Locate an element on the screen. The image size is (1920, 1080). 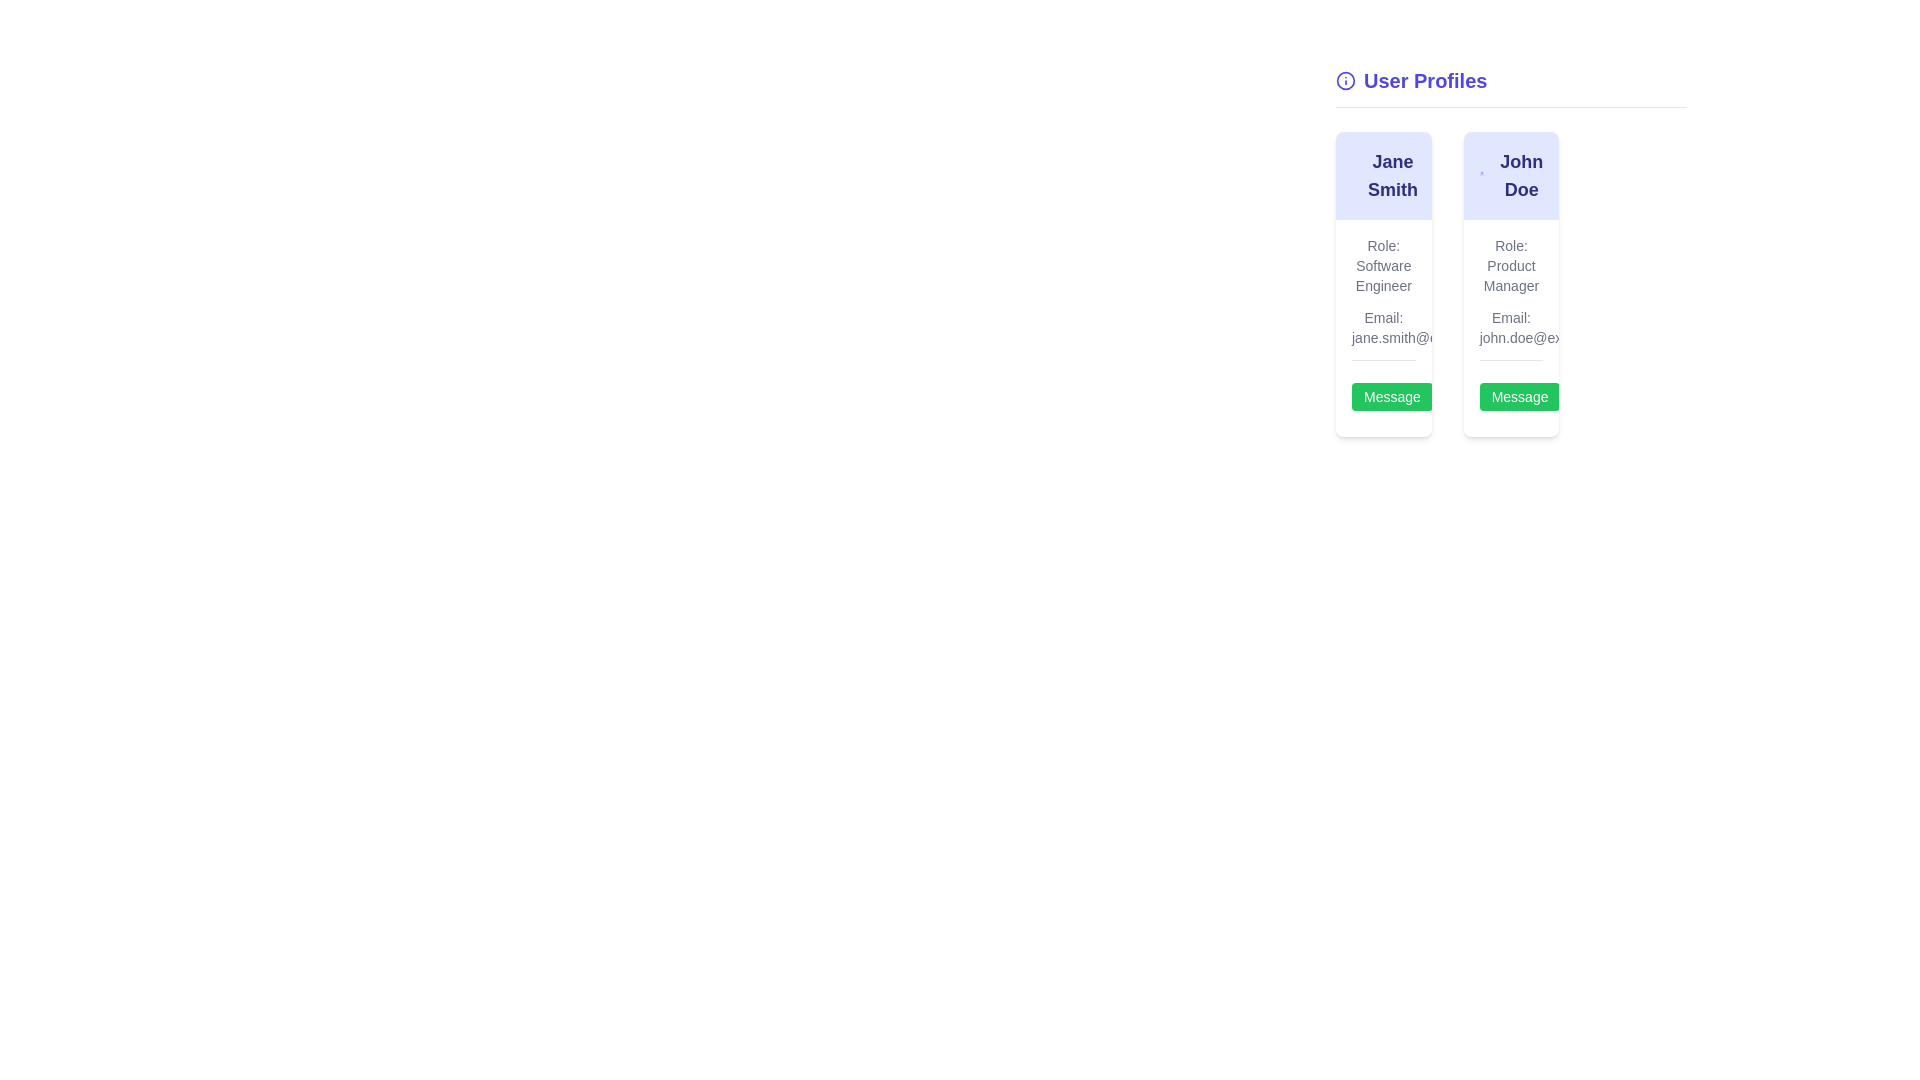
the static text label 'Role:' which is located in the second profile card for 'John Doe' in the 'User Profiles' section, positioned above the role description 'Product Manager' is located at coordinates (1511, 245).